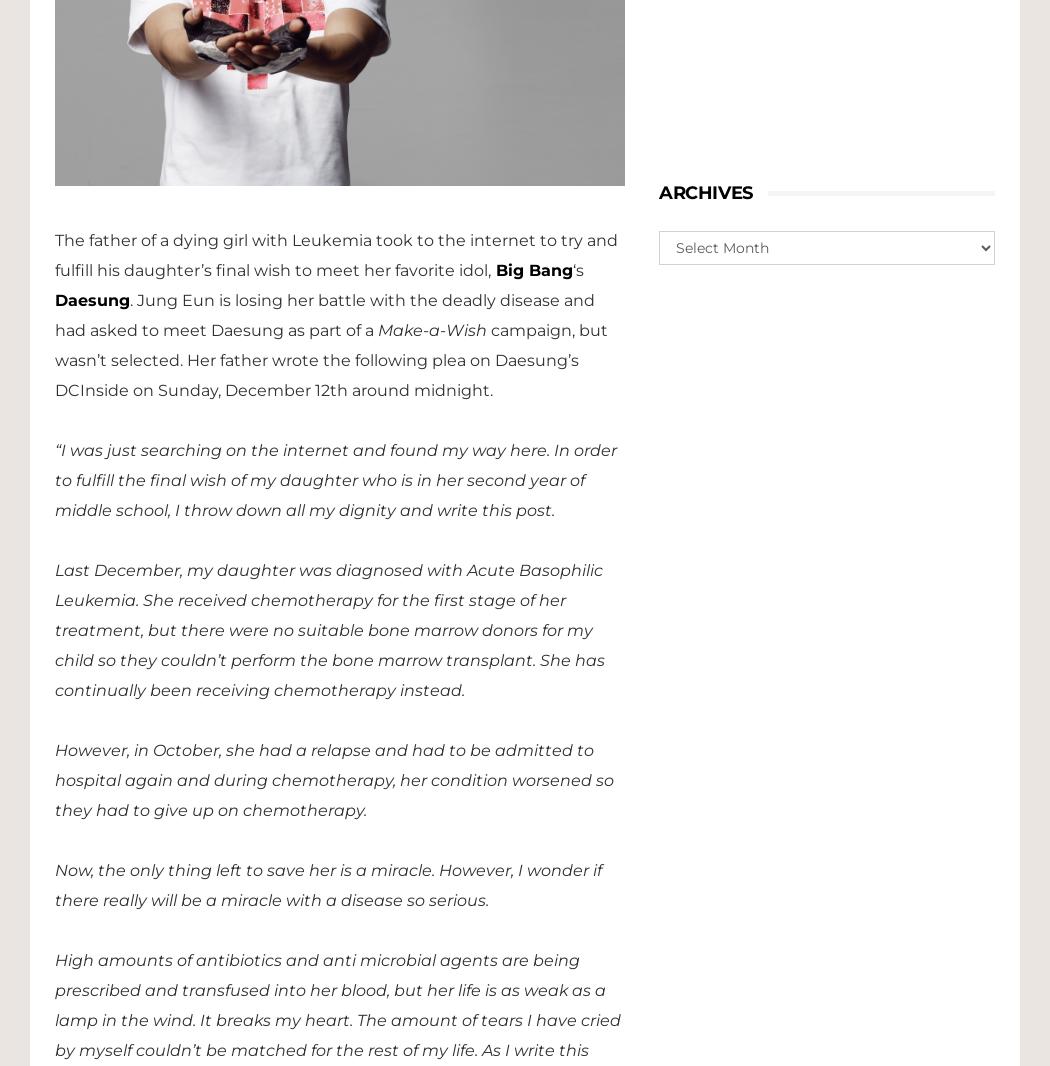  What do you see at coordinates (336, 253) in the screenshot?
I see `'The father of a dying girl with Leukemia took to the internet to try and fulfill his daughter’s final wish to meet her favorite idol,'` at bounding box center [336, 253].